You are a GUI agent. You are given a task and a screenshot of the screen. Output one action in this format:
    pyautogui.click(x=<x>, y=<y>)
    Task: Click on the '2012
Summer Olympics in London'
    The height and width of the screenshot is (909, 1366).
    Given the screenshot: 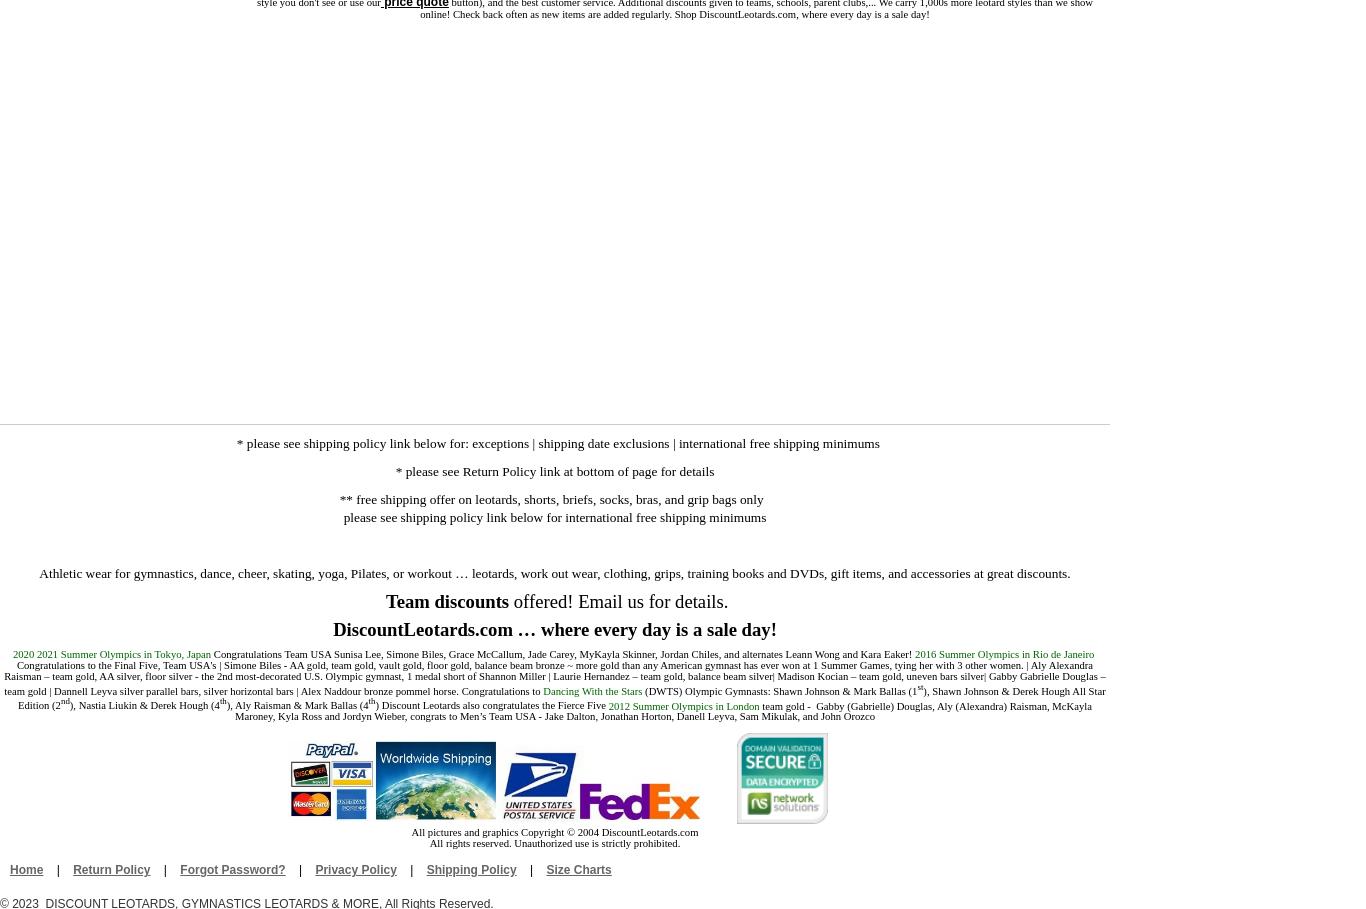 What is the action you would take?
    pyautogui.click(x=685, y=704)
    